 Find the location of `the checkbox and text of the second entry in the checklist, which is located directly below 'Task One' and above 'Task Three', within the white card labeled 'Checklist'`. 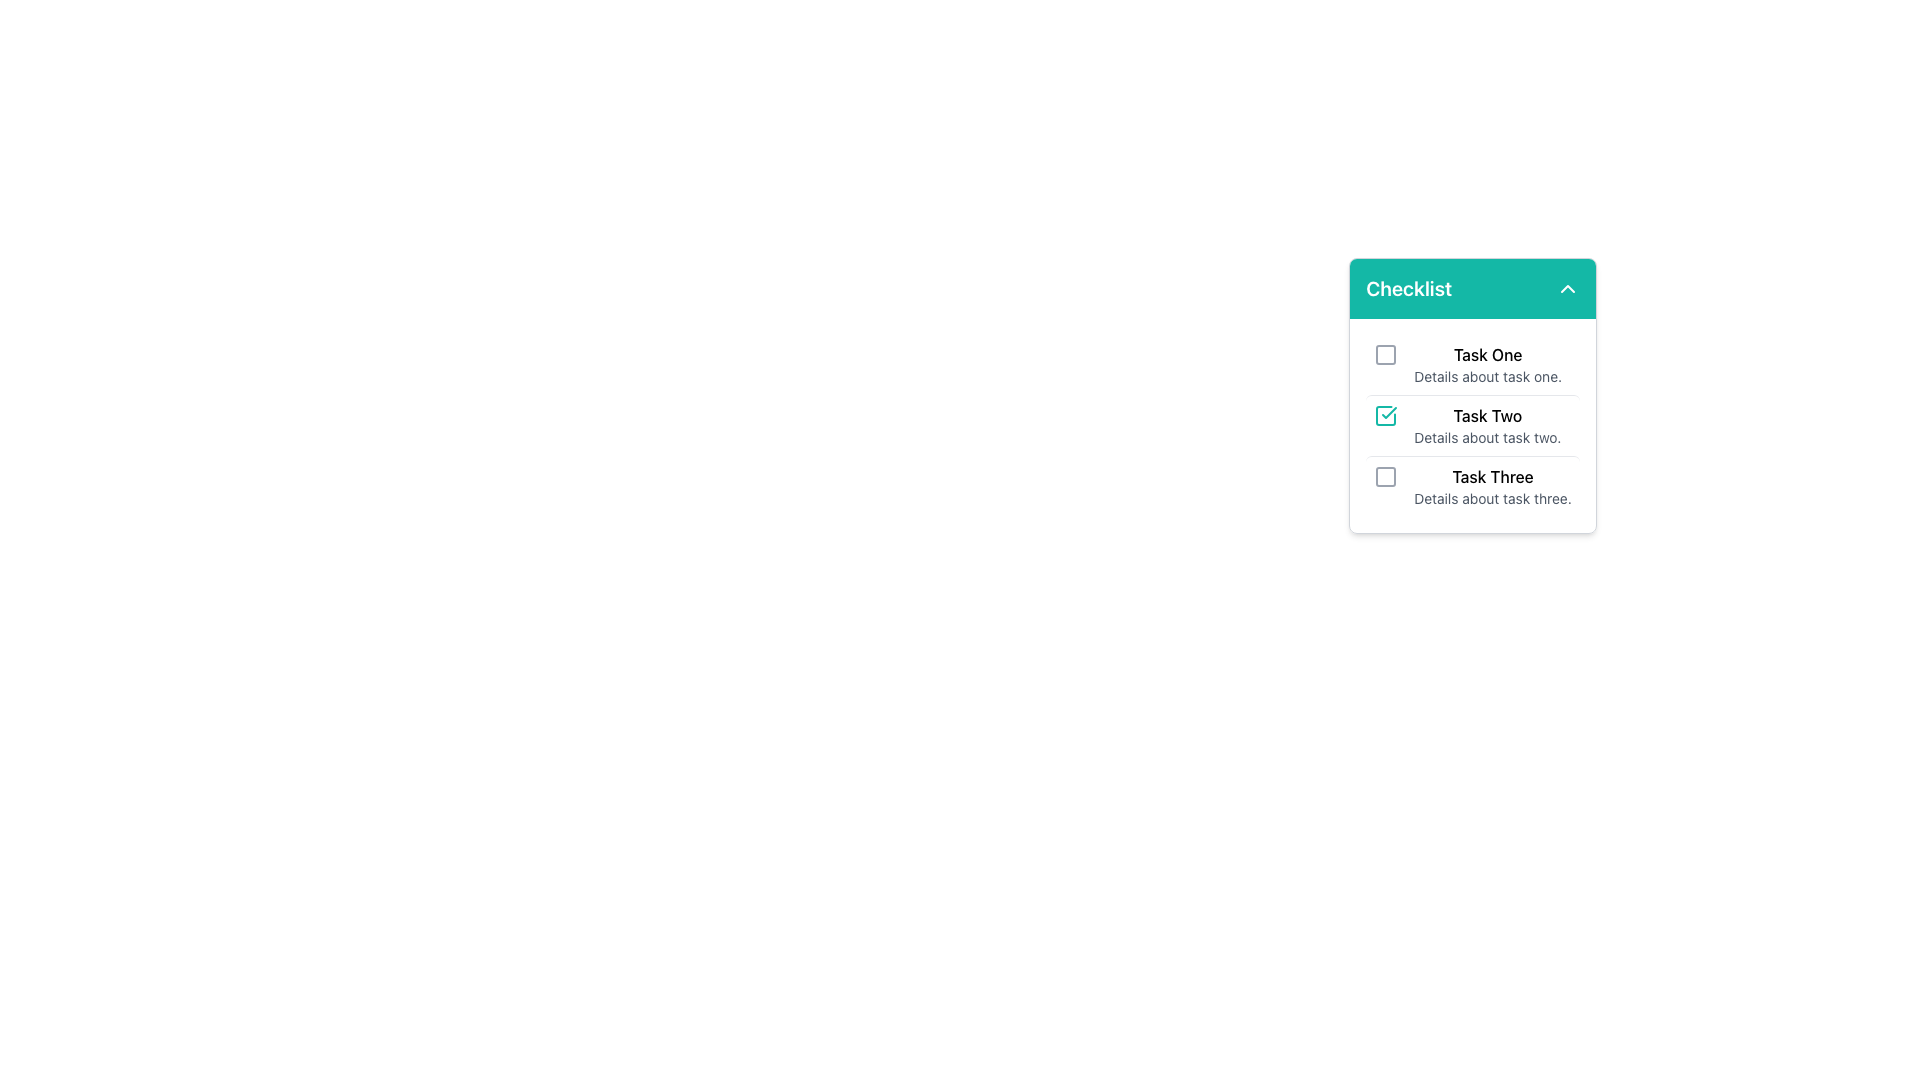

the checkbox and text of the second entry in the checklist, which is located directly below 'Task One' and above 'Task Three', within the white card labeled 'Checklist' is located at coordinates (1473, 423).